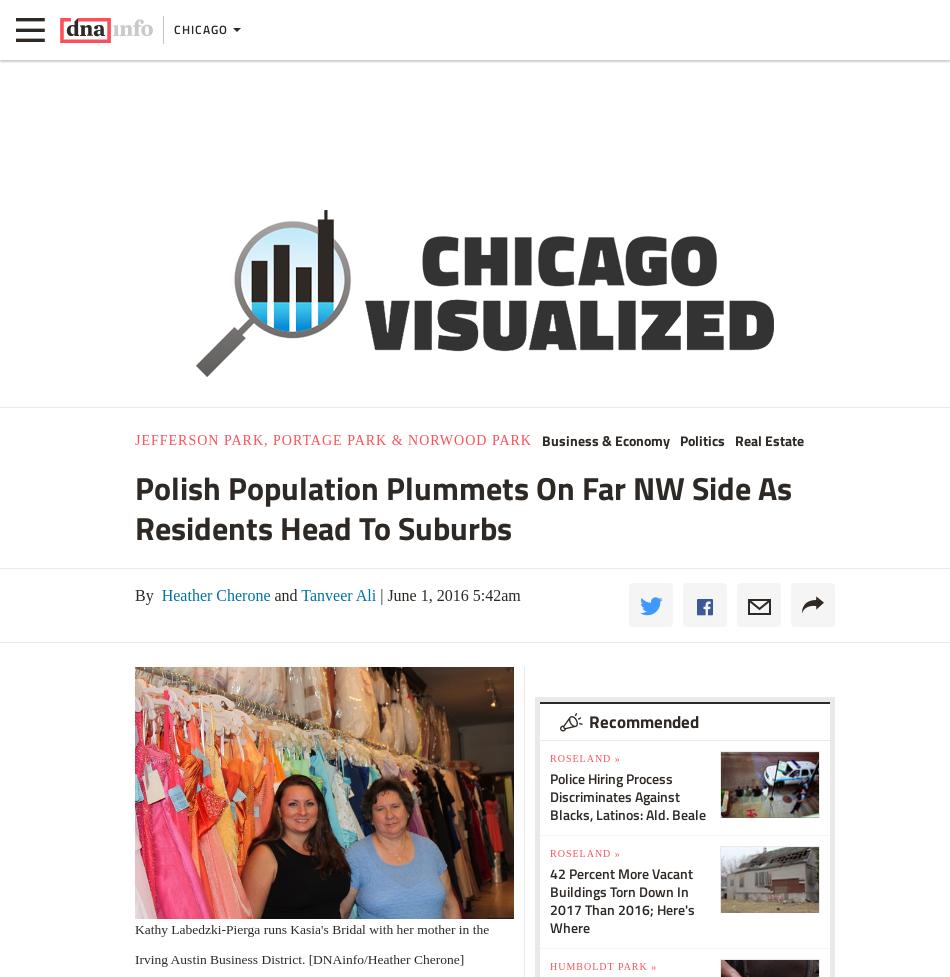  I want to click on '42 Percent More Vacant Buildings Torn Down In 2017 Than 2016; Here's Where', so click(622, 898).